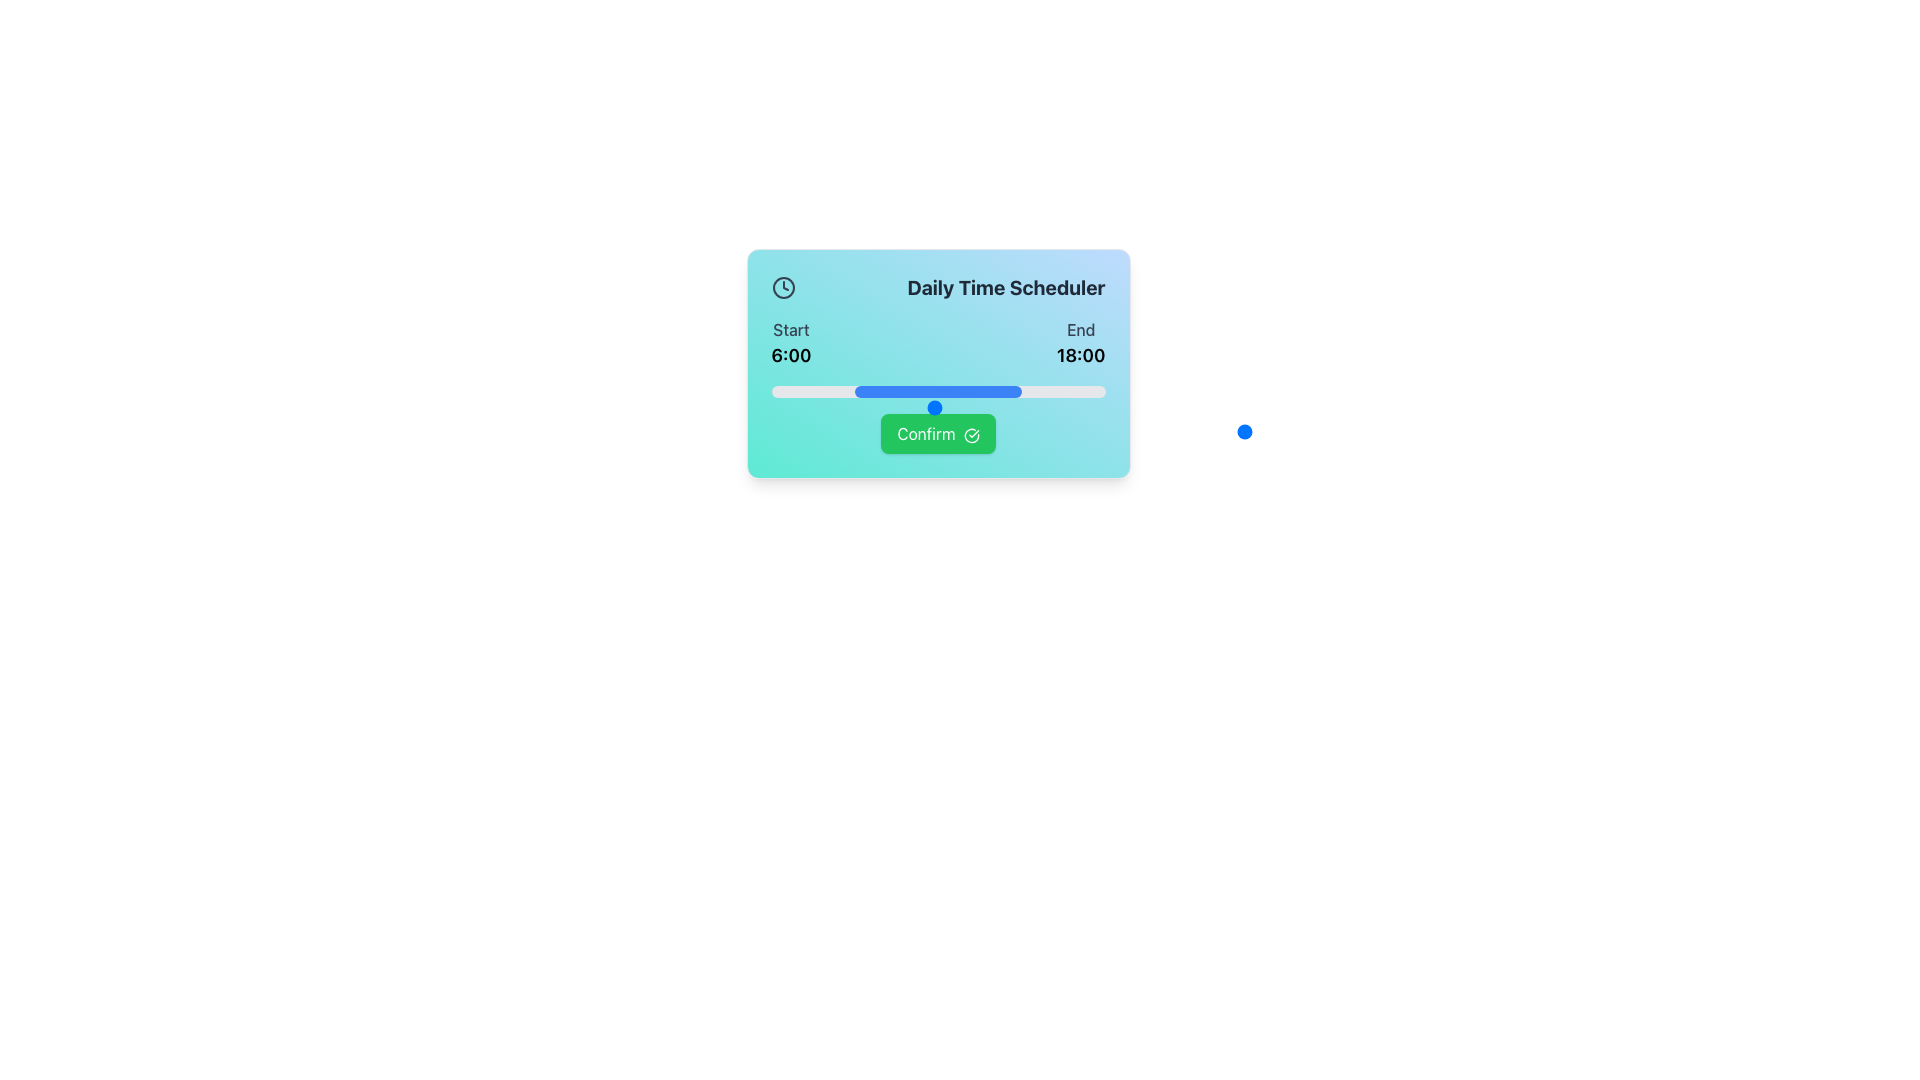 The height and width of the screenshot is (1080, 1920). What do you see at coordinates (1088, 407) in the screenshot?
I see `the time value` at bounding box center [1088, 407].